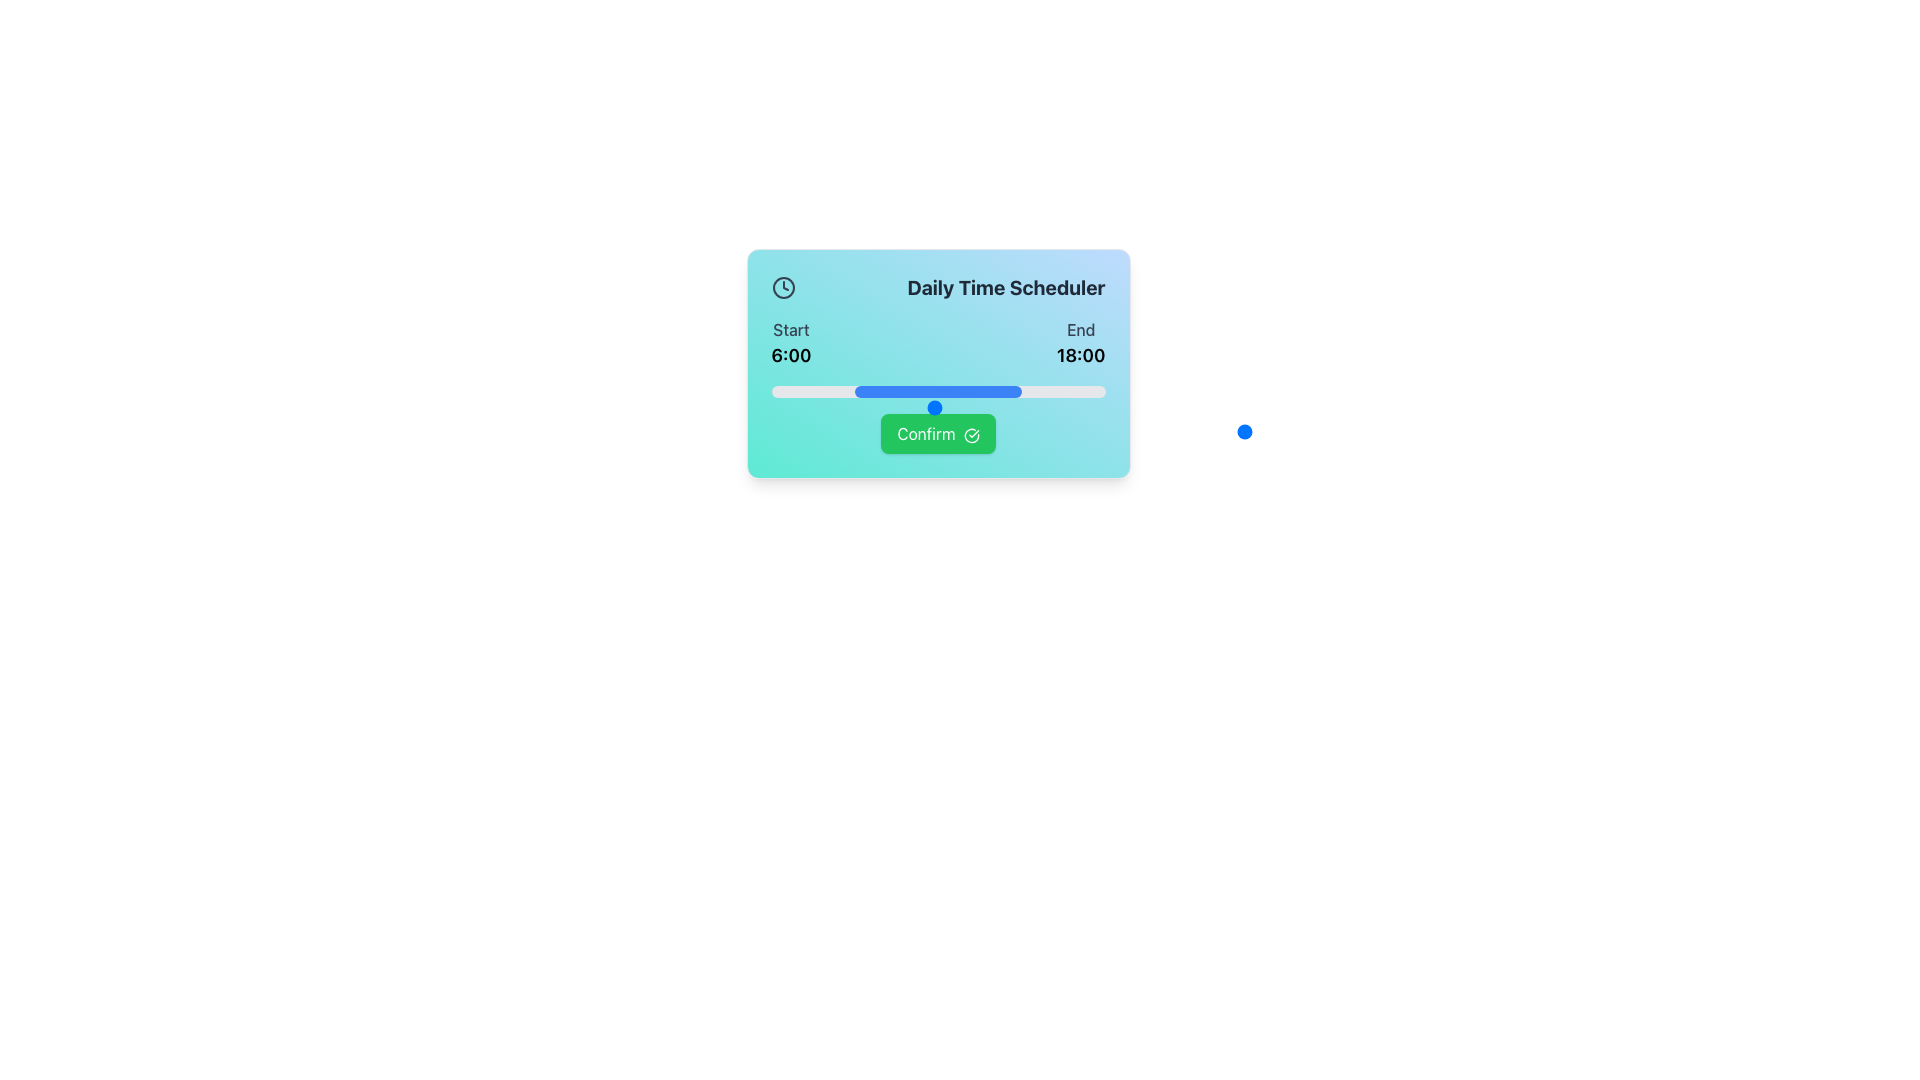 The height and width of the screenshot is (1080, 1920). What do you see at coordinates (1088, 407) in the screenshot?
I see `the time value` at bounding box center [1088, 407].